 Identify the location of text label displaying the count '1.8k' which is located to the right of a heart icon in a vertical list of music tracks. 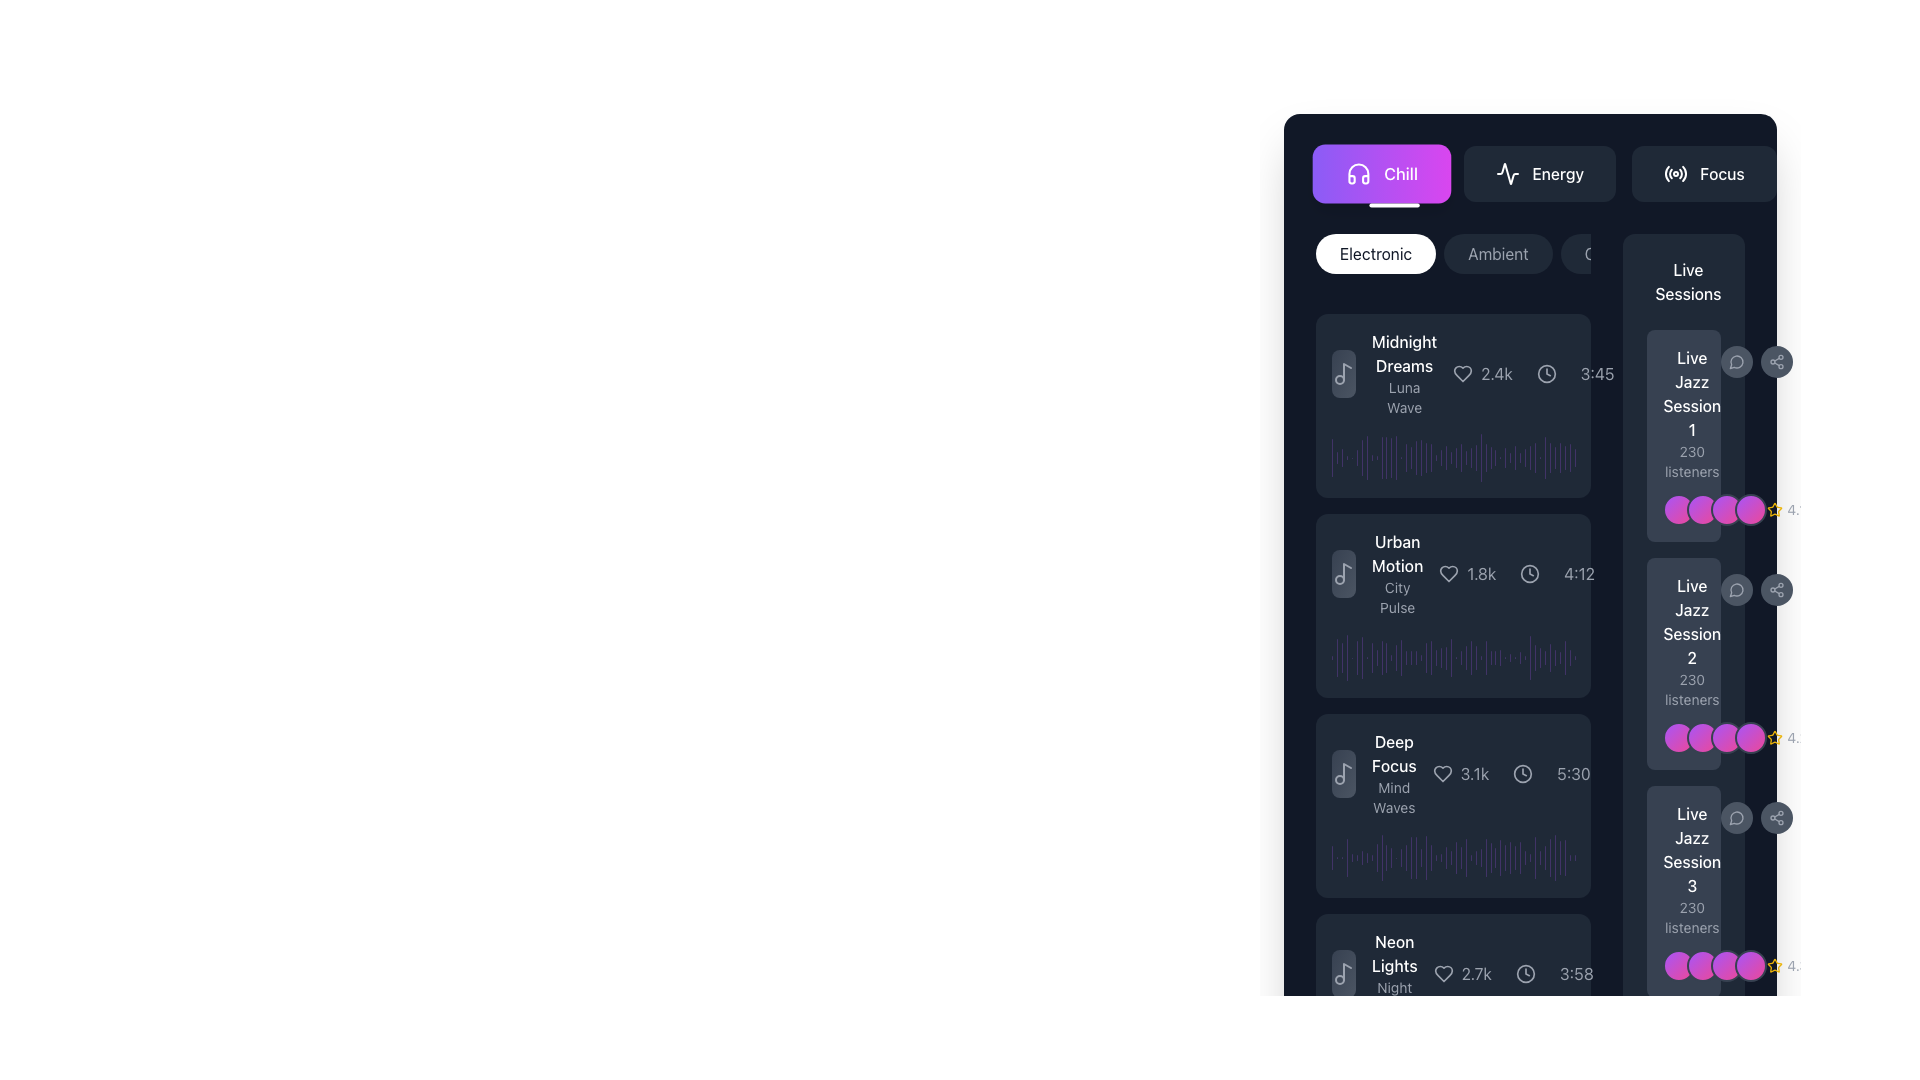
(1481, 574).